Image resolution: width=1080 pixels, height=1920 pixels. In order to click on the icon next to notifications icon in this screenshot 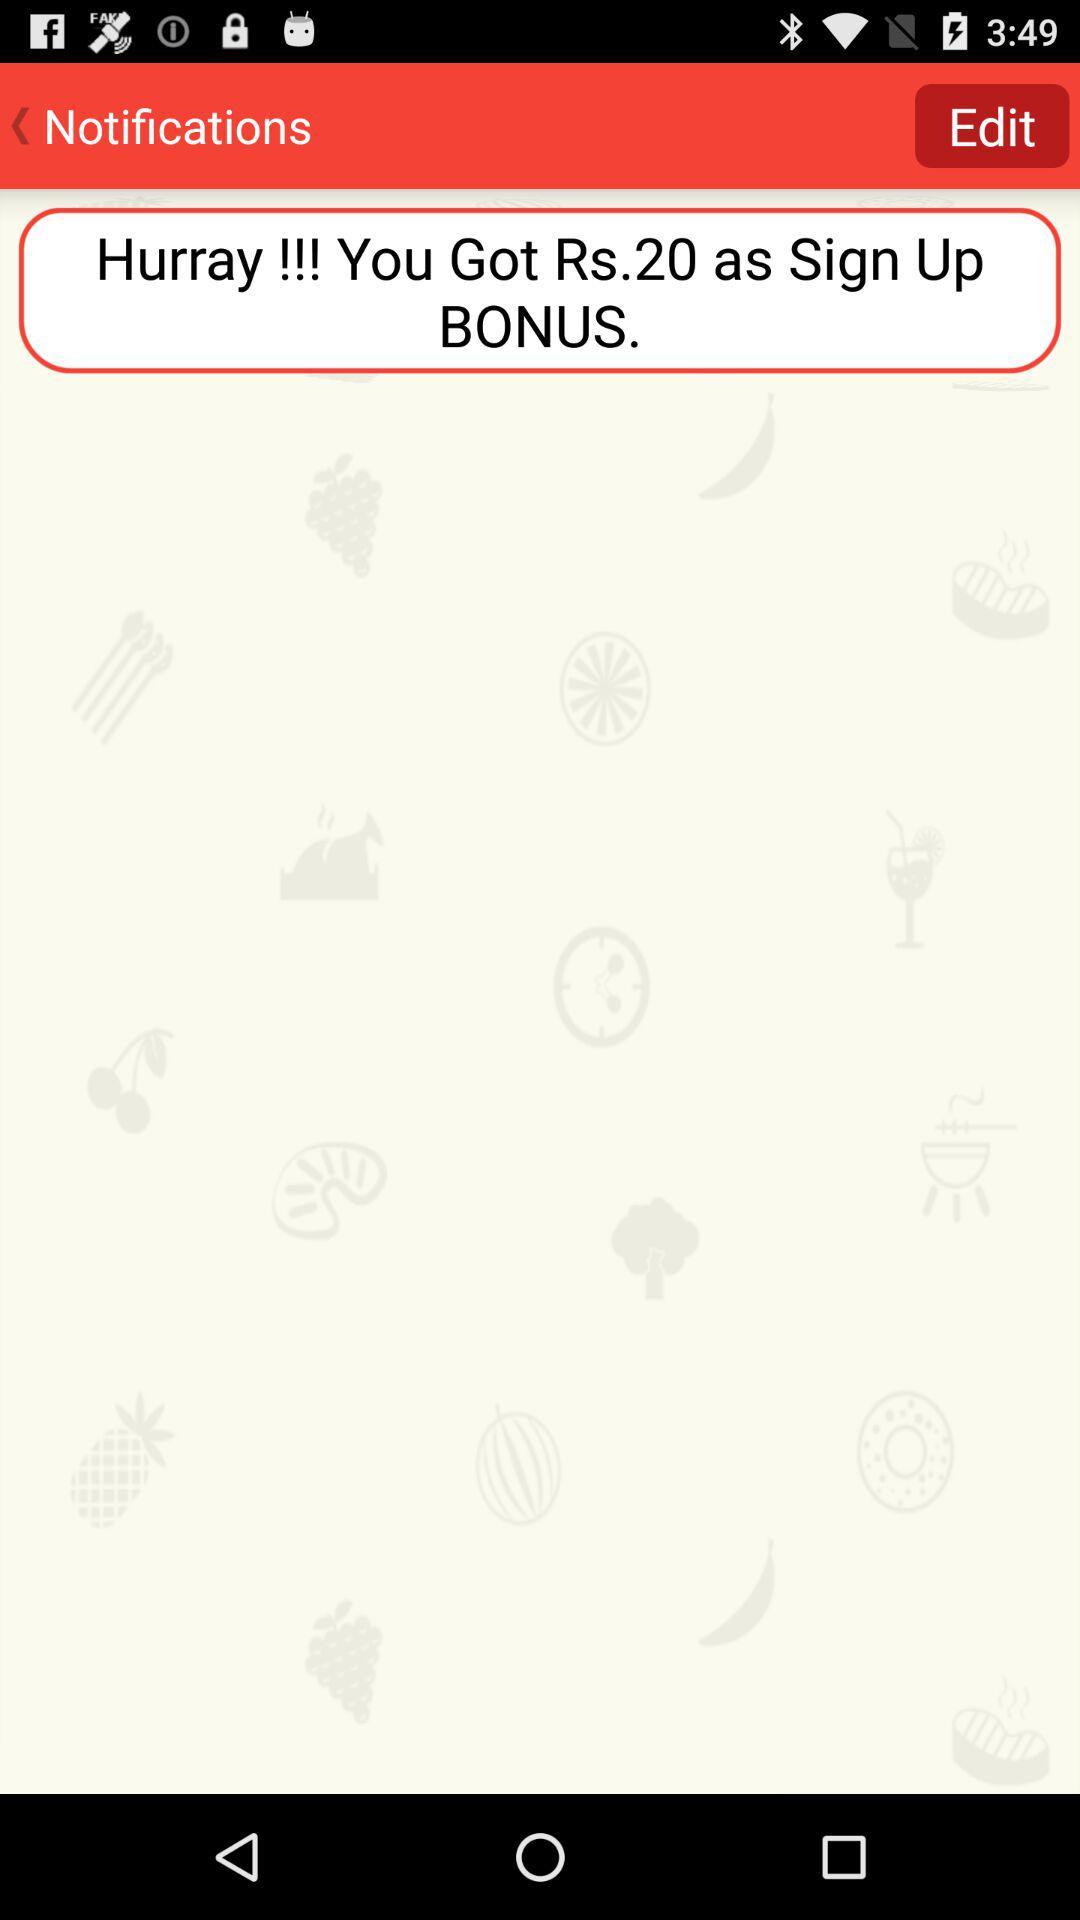, I will do `click(992, 124)`.